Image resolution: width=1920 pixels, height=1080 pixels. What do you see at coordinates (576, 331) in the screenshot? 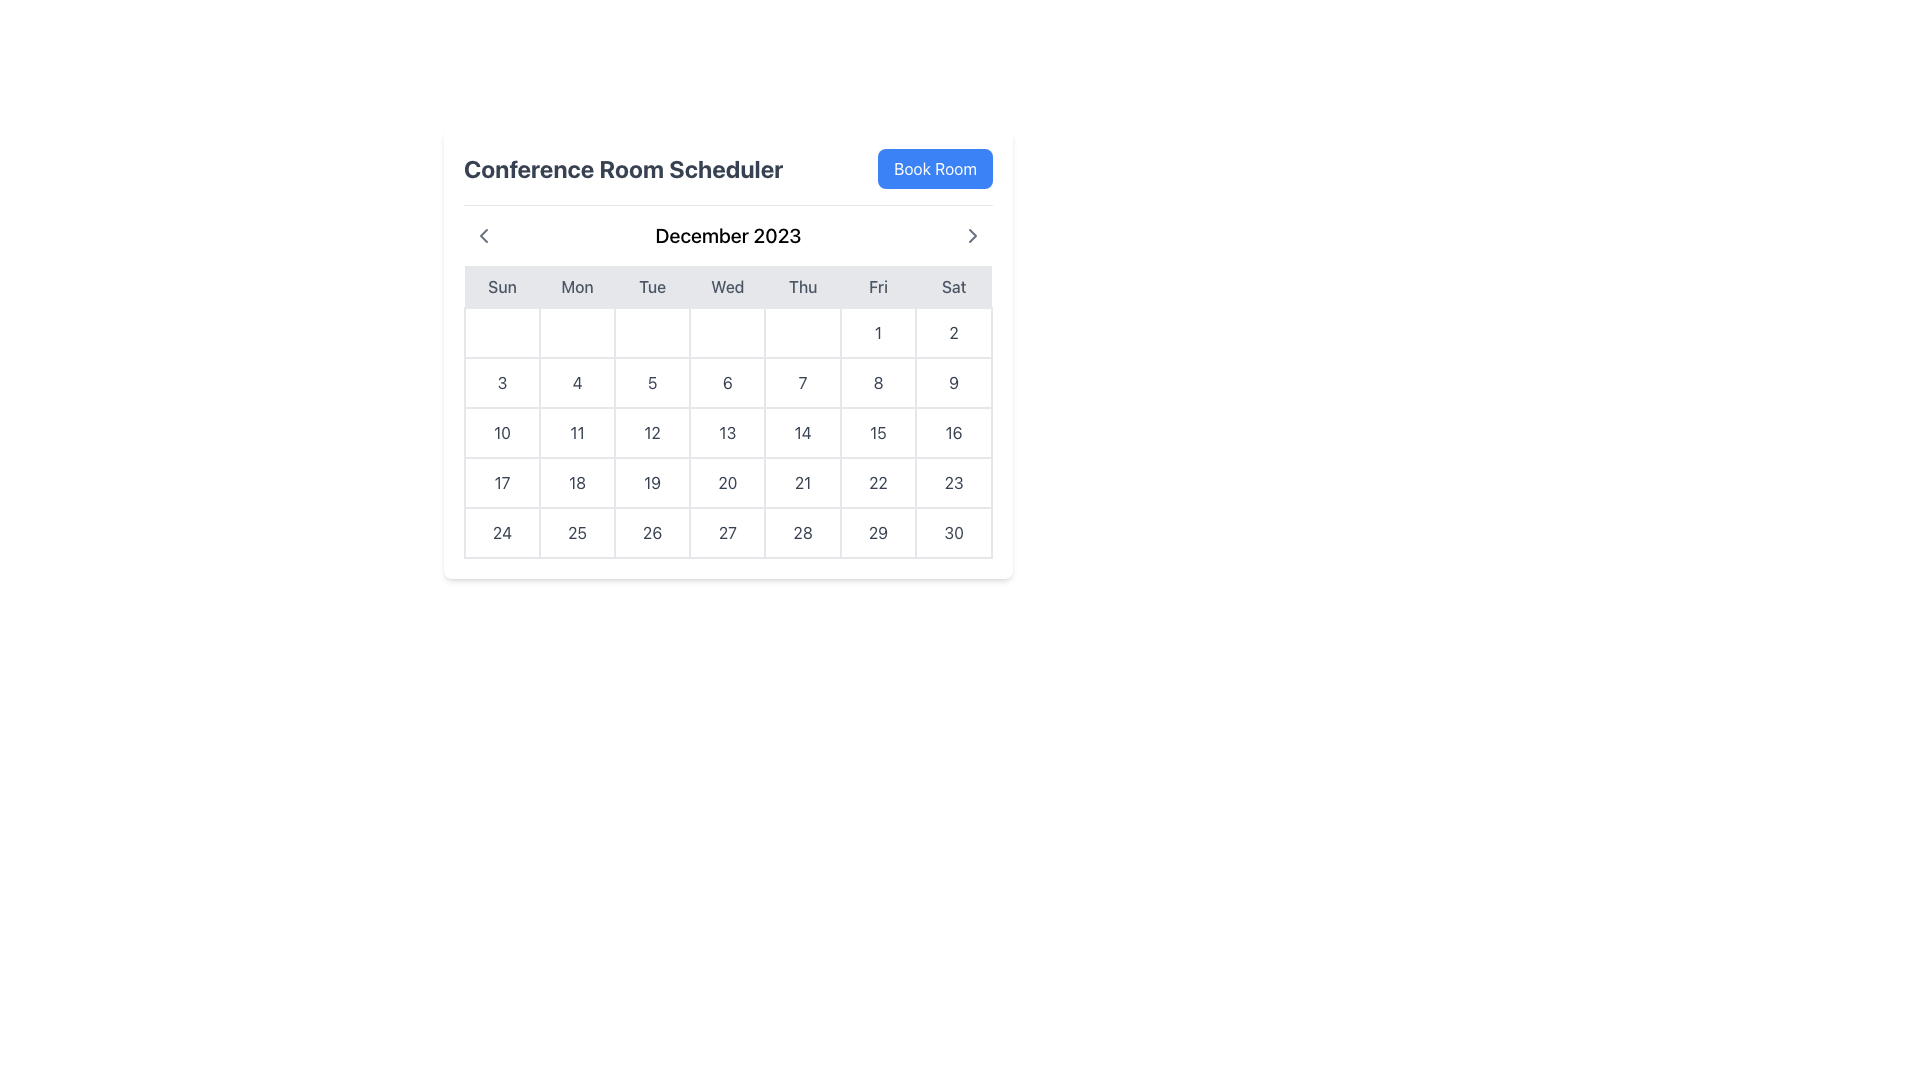
I see `the interactive placeholder in the second column (Monday) of the calendar grid, which has a light gray border and rounded corners` at bounding box center [576, 331].